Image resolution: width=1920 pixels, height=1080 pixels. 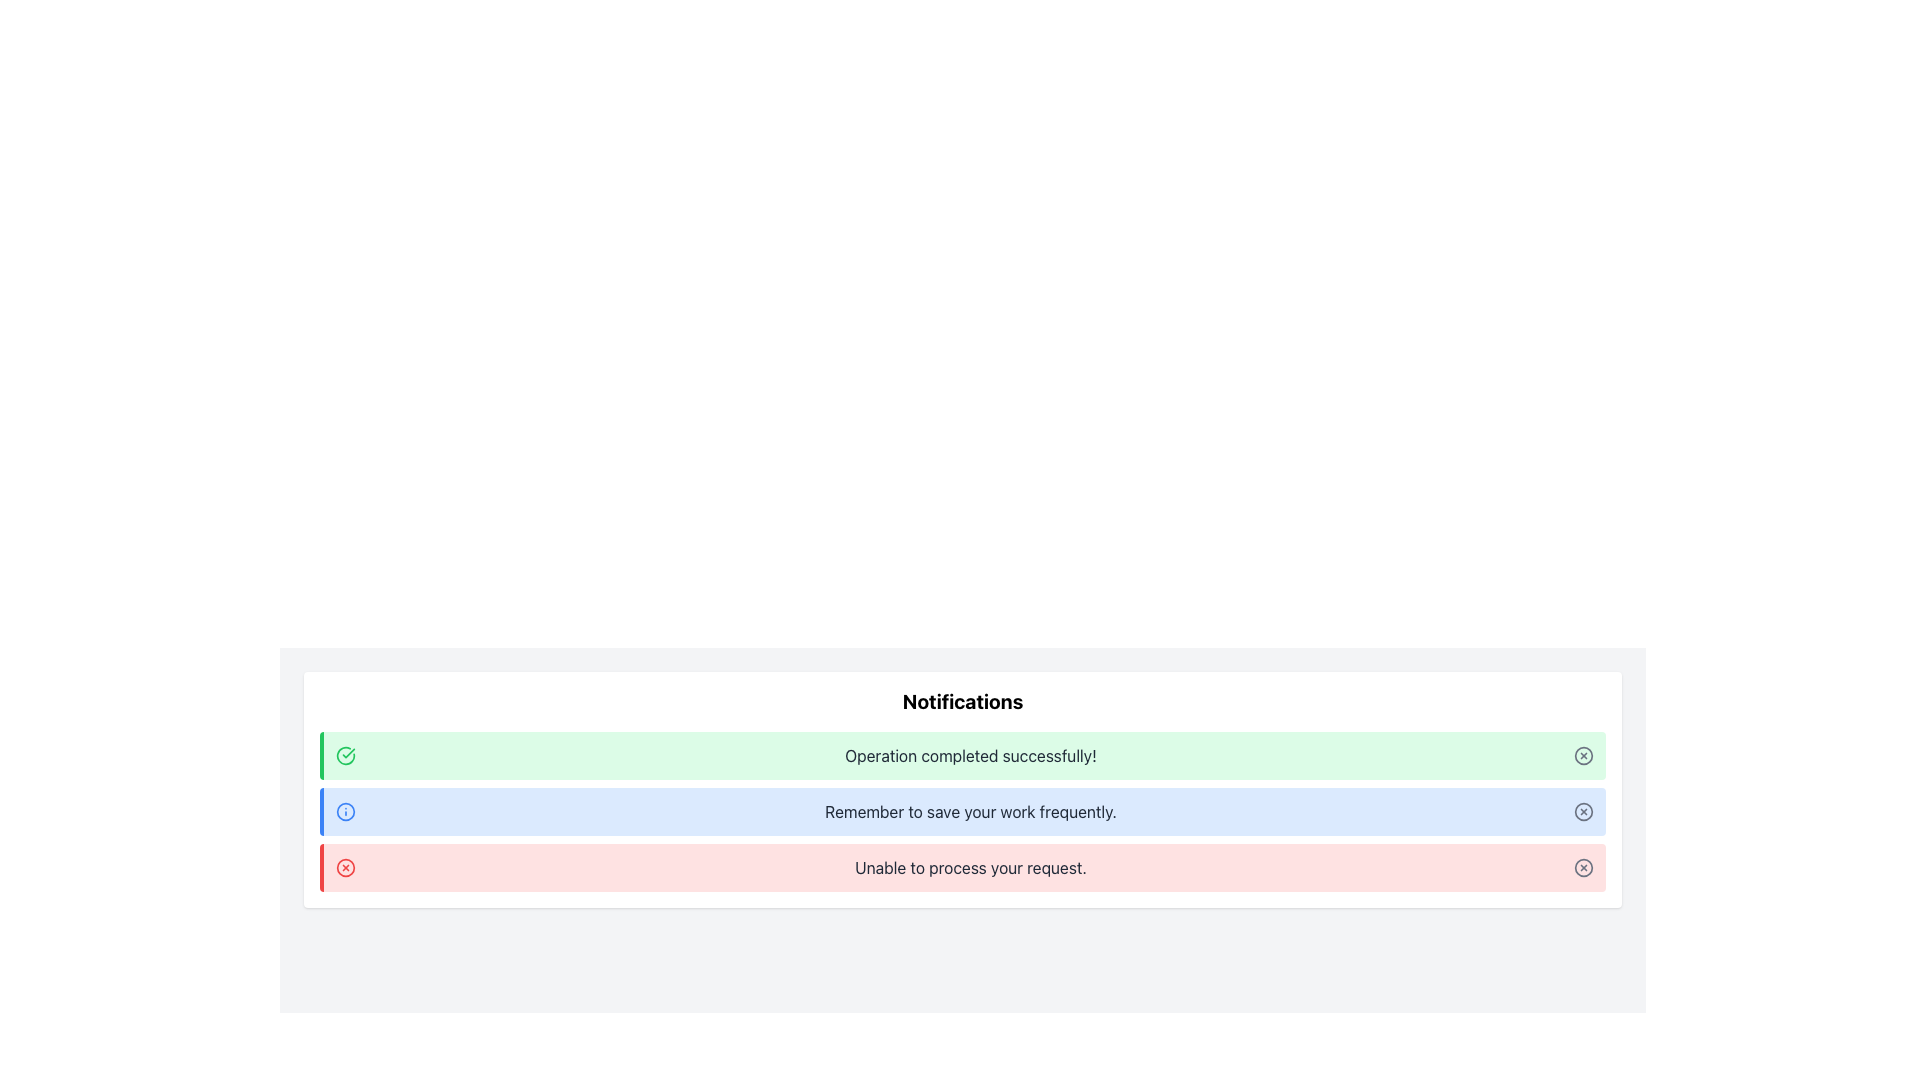 What do you see at coordinates (1583, 756) in the screenshot?
I see `the close button/icon located at the far right of the green notification bar` at bounding box center [1583, 756].